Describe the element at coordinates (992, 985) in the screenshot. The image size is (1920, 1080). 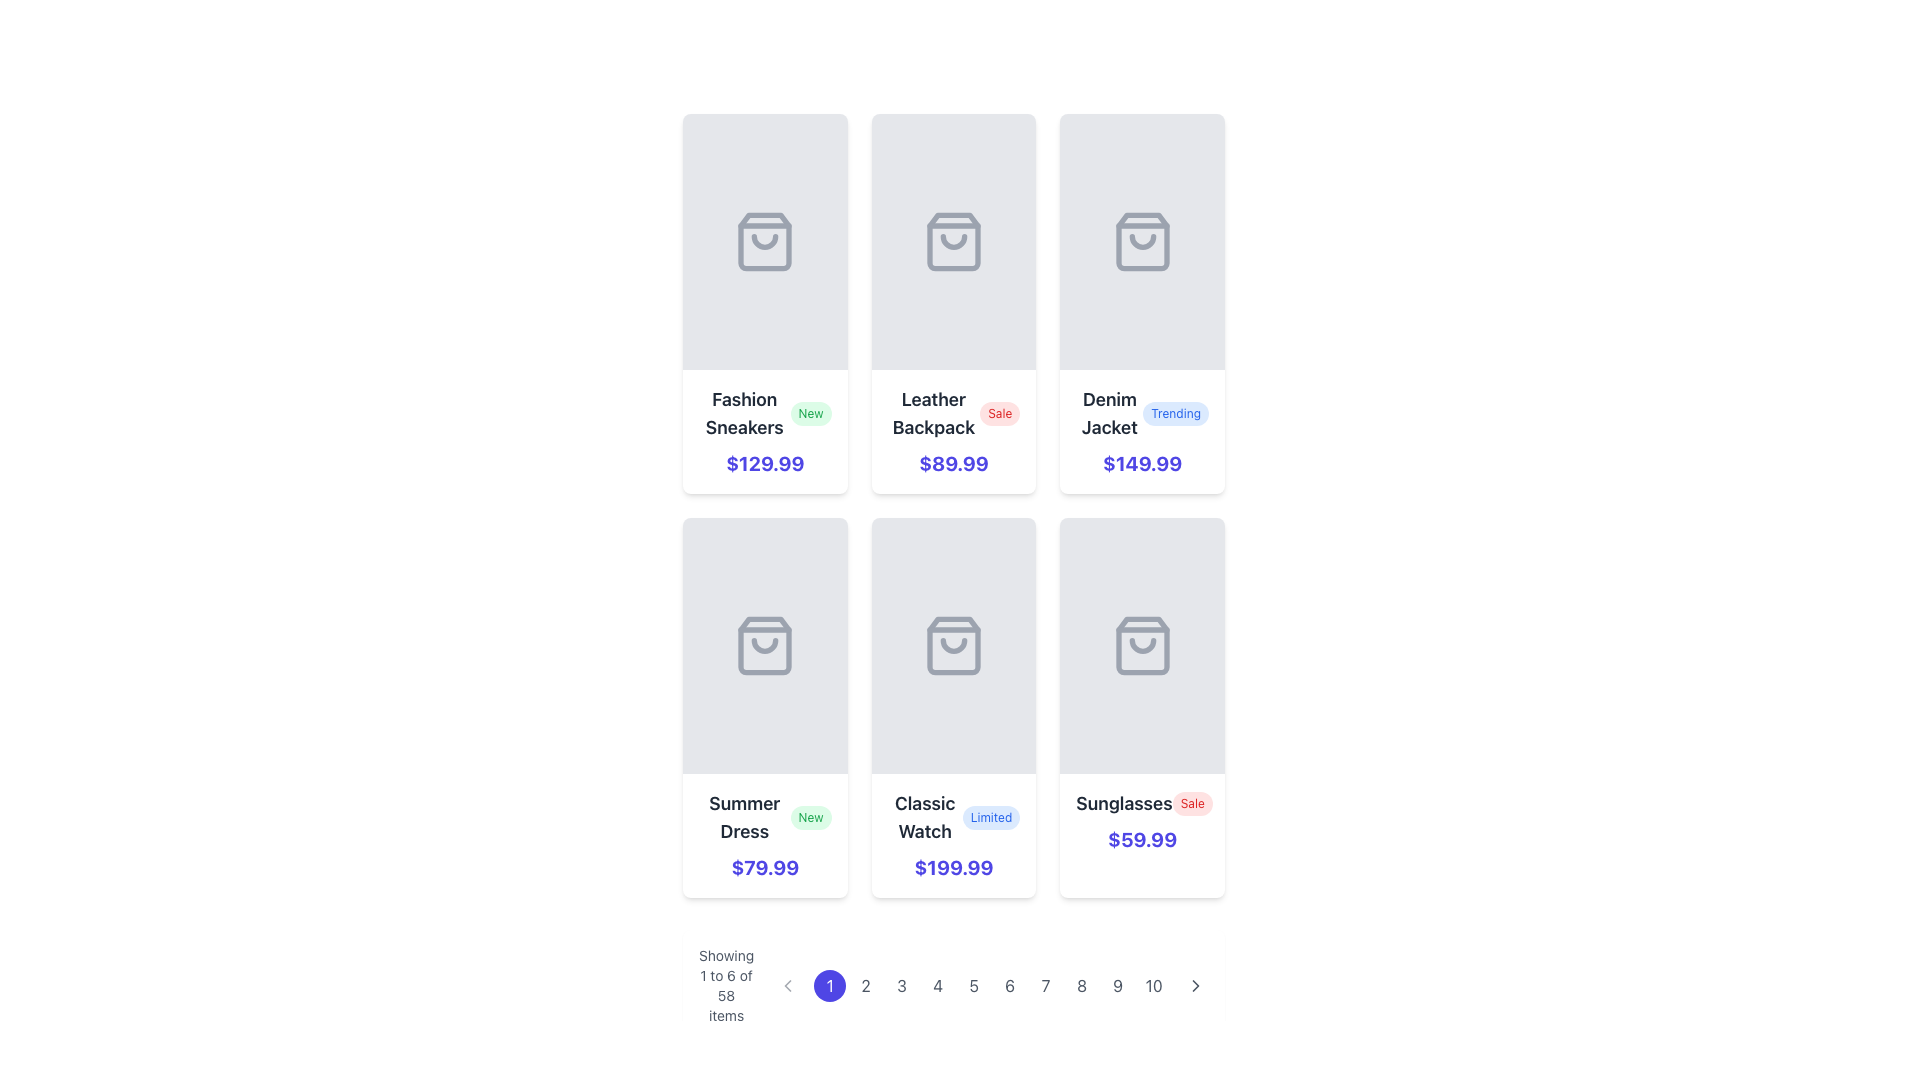
I see `the highlighted button labeled '5' in the pagination control bar` at that location.